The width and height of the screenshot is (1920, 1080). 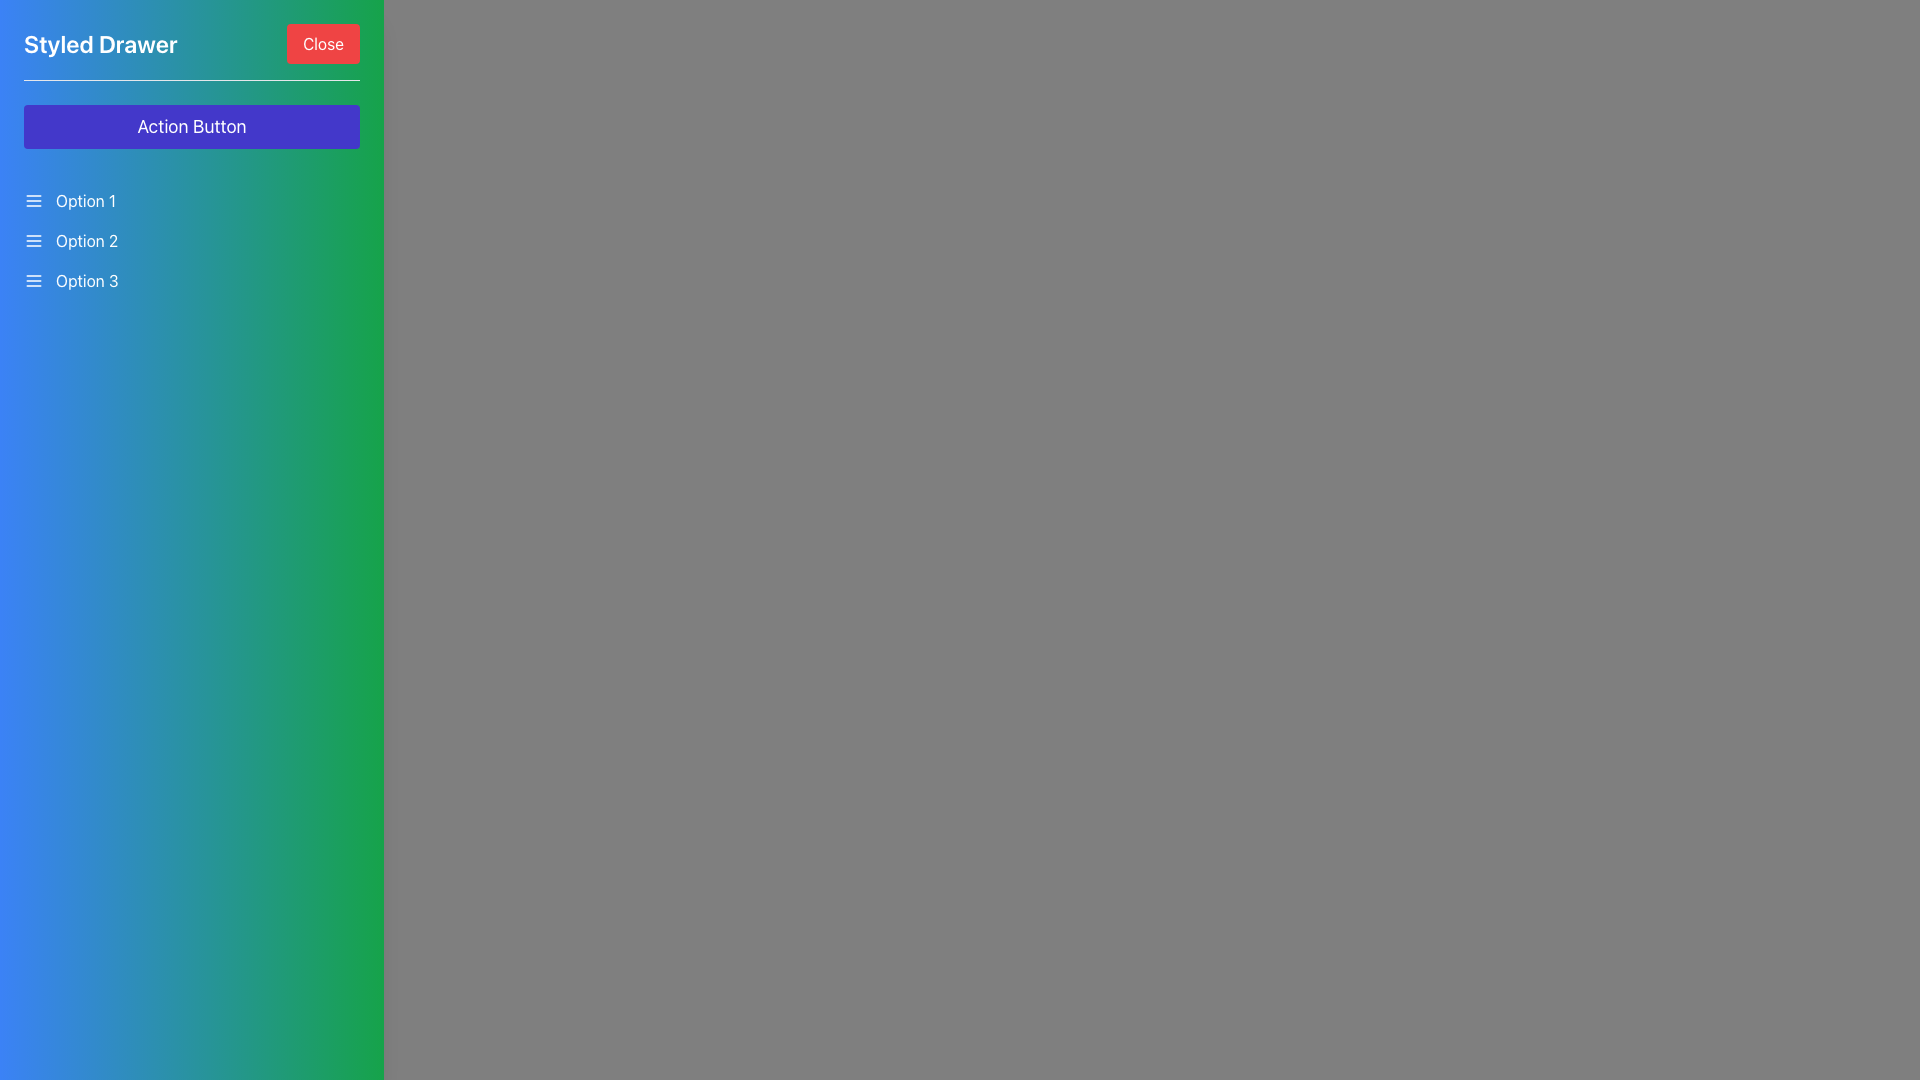 I want to click on the icon associated with 'Option 3' in the side drawer, so click(x=33, y=281).